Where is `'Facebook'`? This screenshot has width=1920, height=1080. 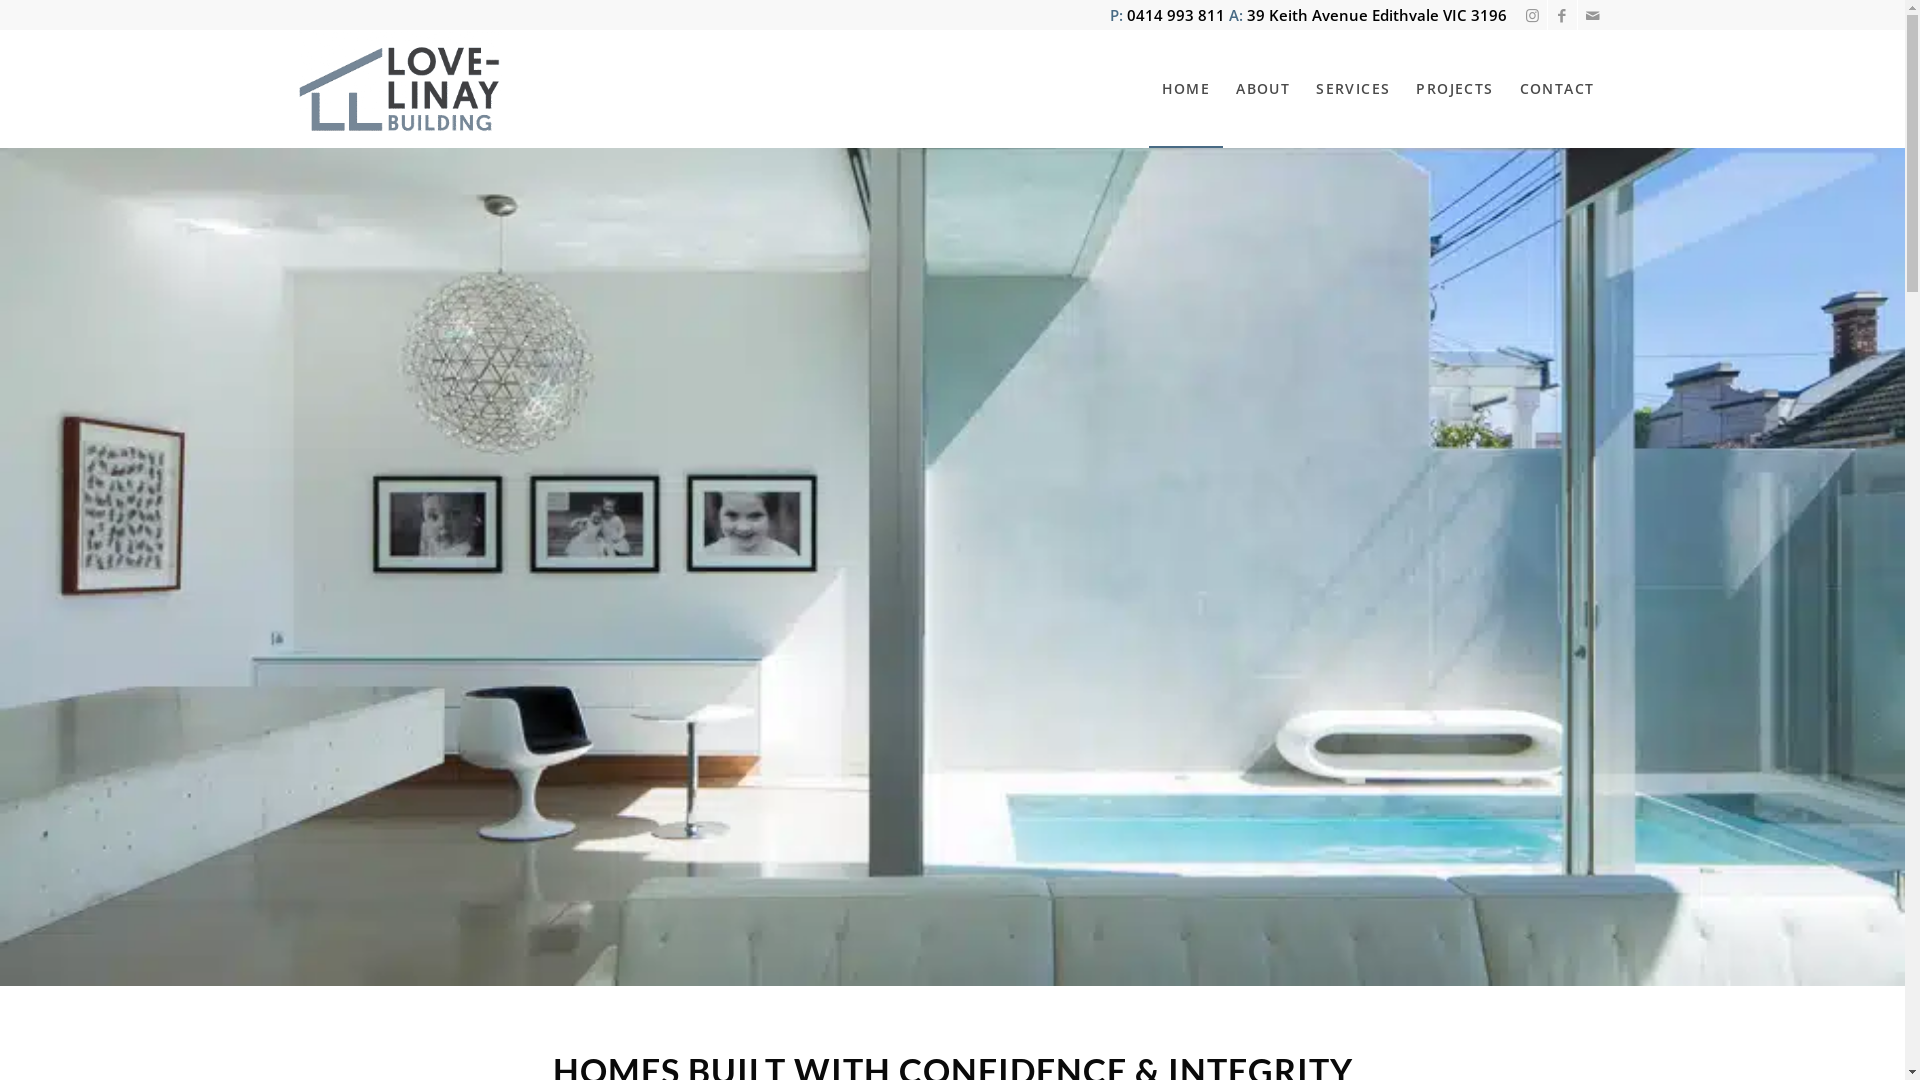
'Facebook' is located at coordinates (1547, 15).